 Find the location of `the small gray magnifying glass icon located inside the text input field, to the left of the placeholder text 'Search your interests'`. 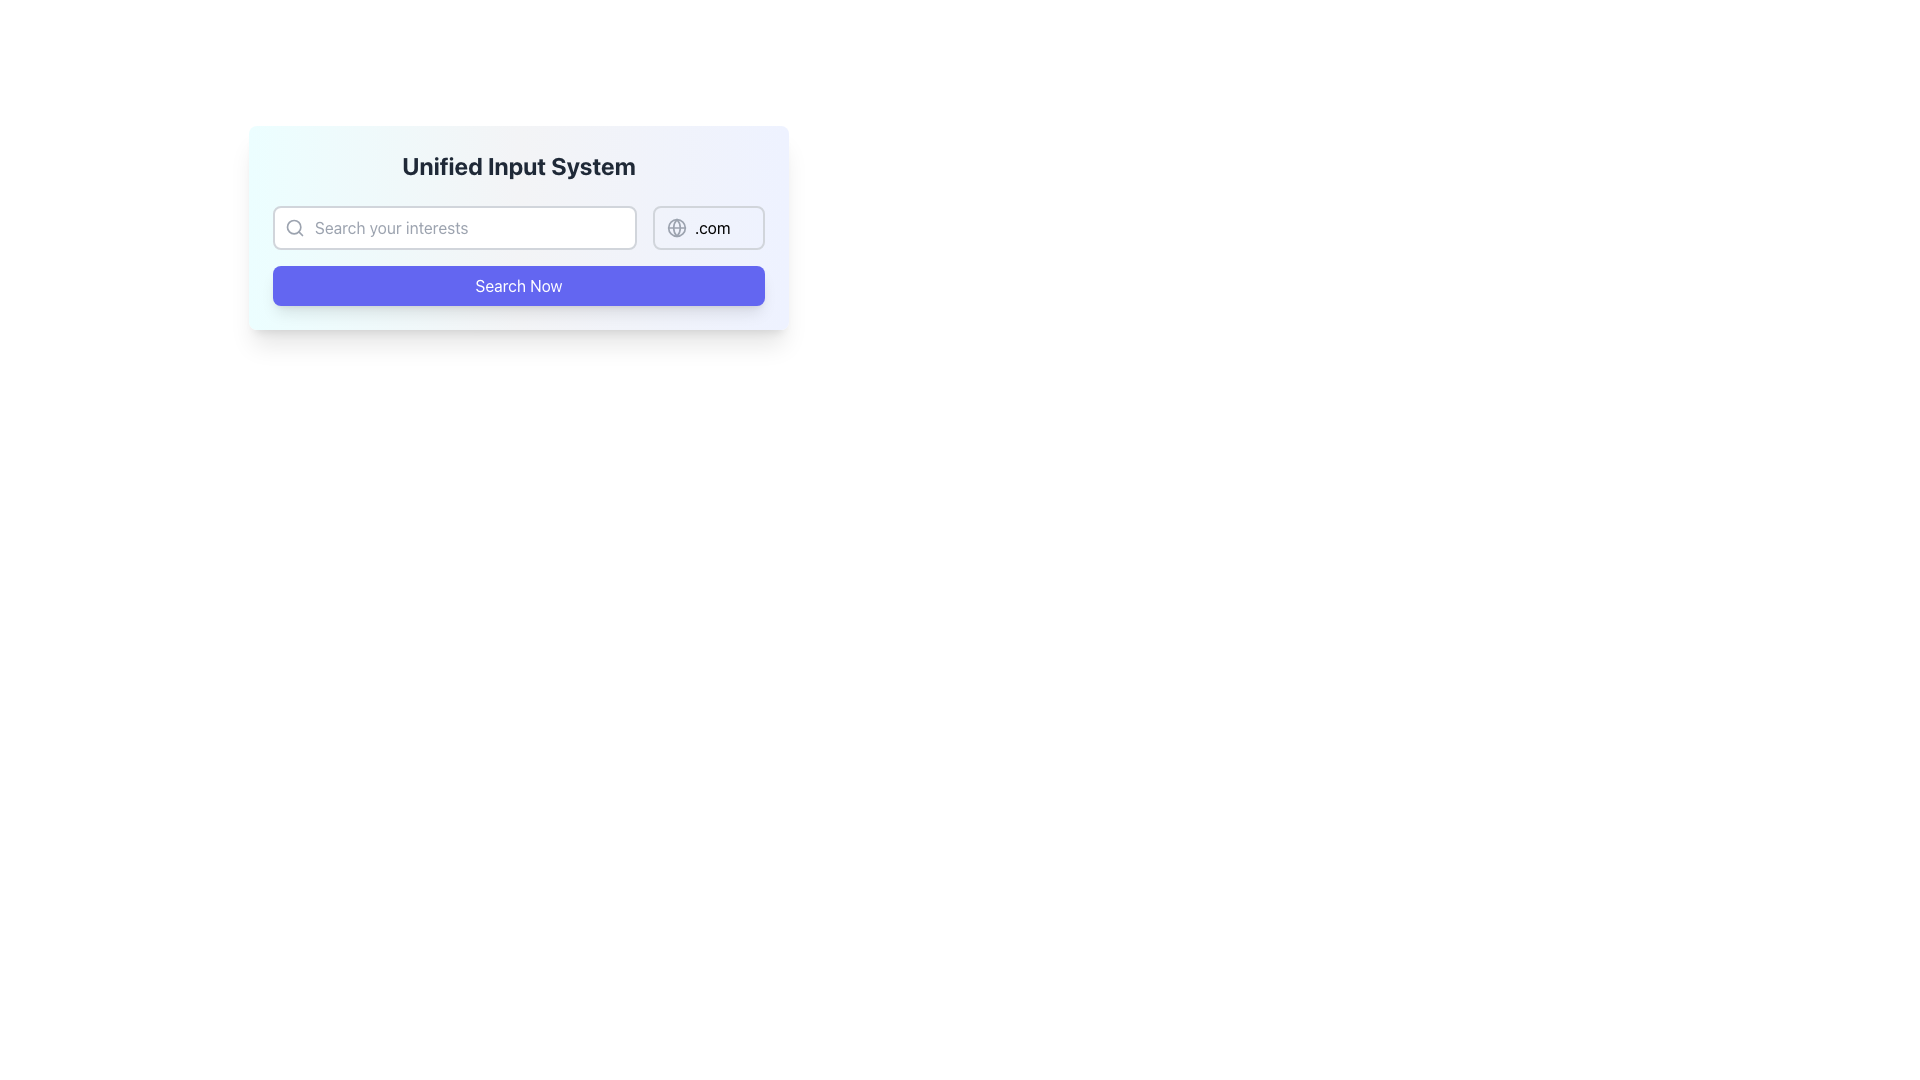

the small gray magnifying glass icon located inside the text input field, to the left of the placeholder text 'Search your interests' is located at coordinates (293, 226).